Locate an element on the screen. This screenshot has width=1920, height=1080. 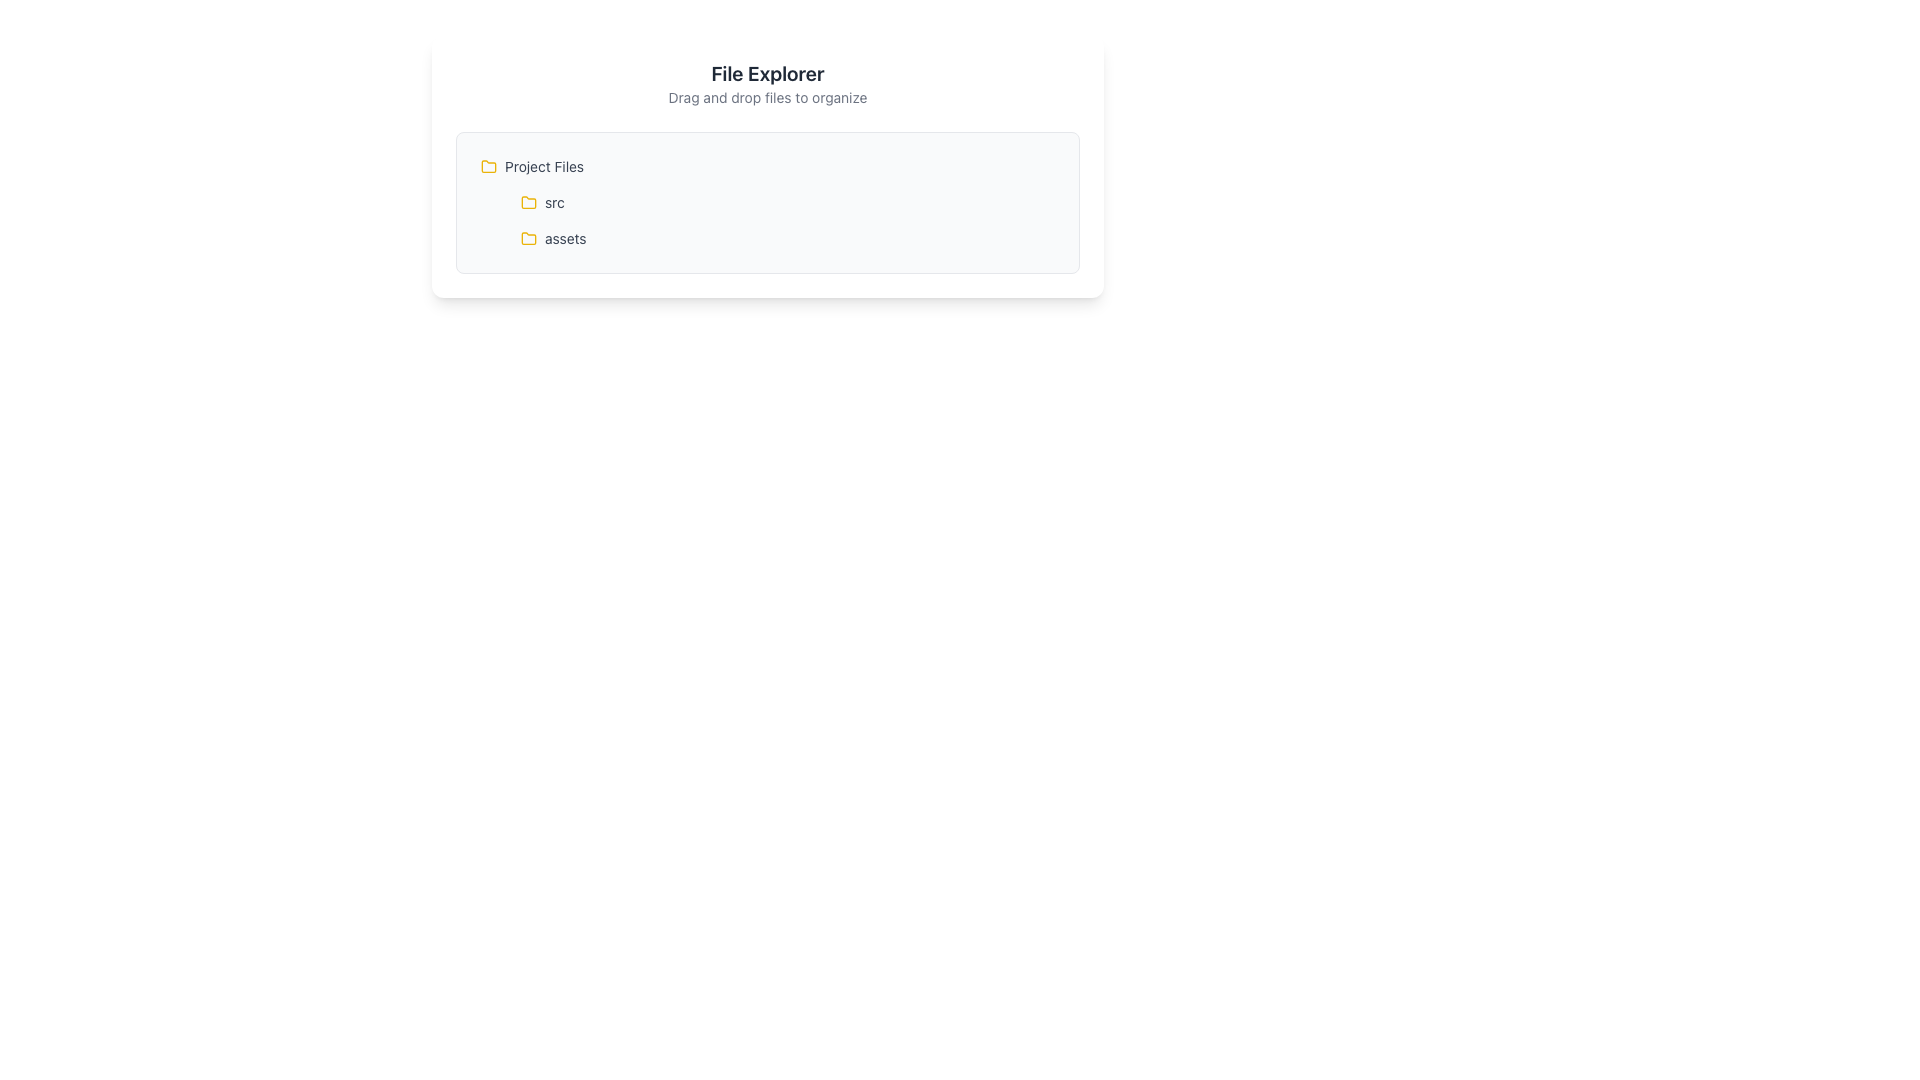
the 'assets' folder icon in the File Explorer is located at coordinates (528, 237).